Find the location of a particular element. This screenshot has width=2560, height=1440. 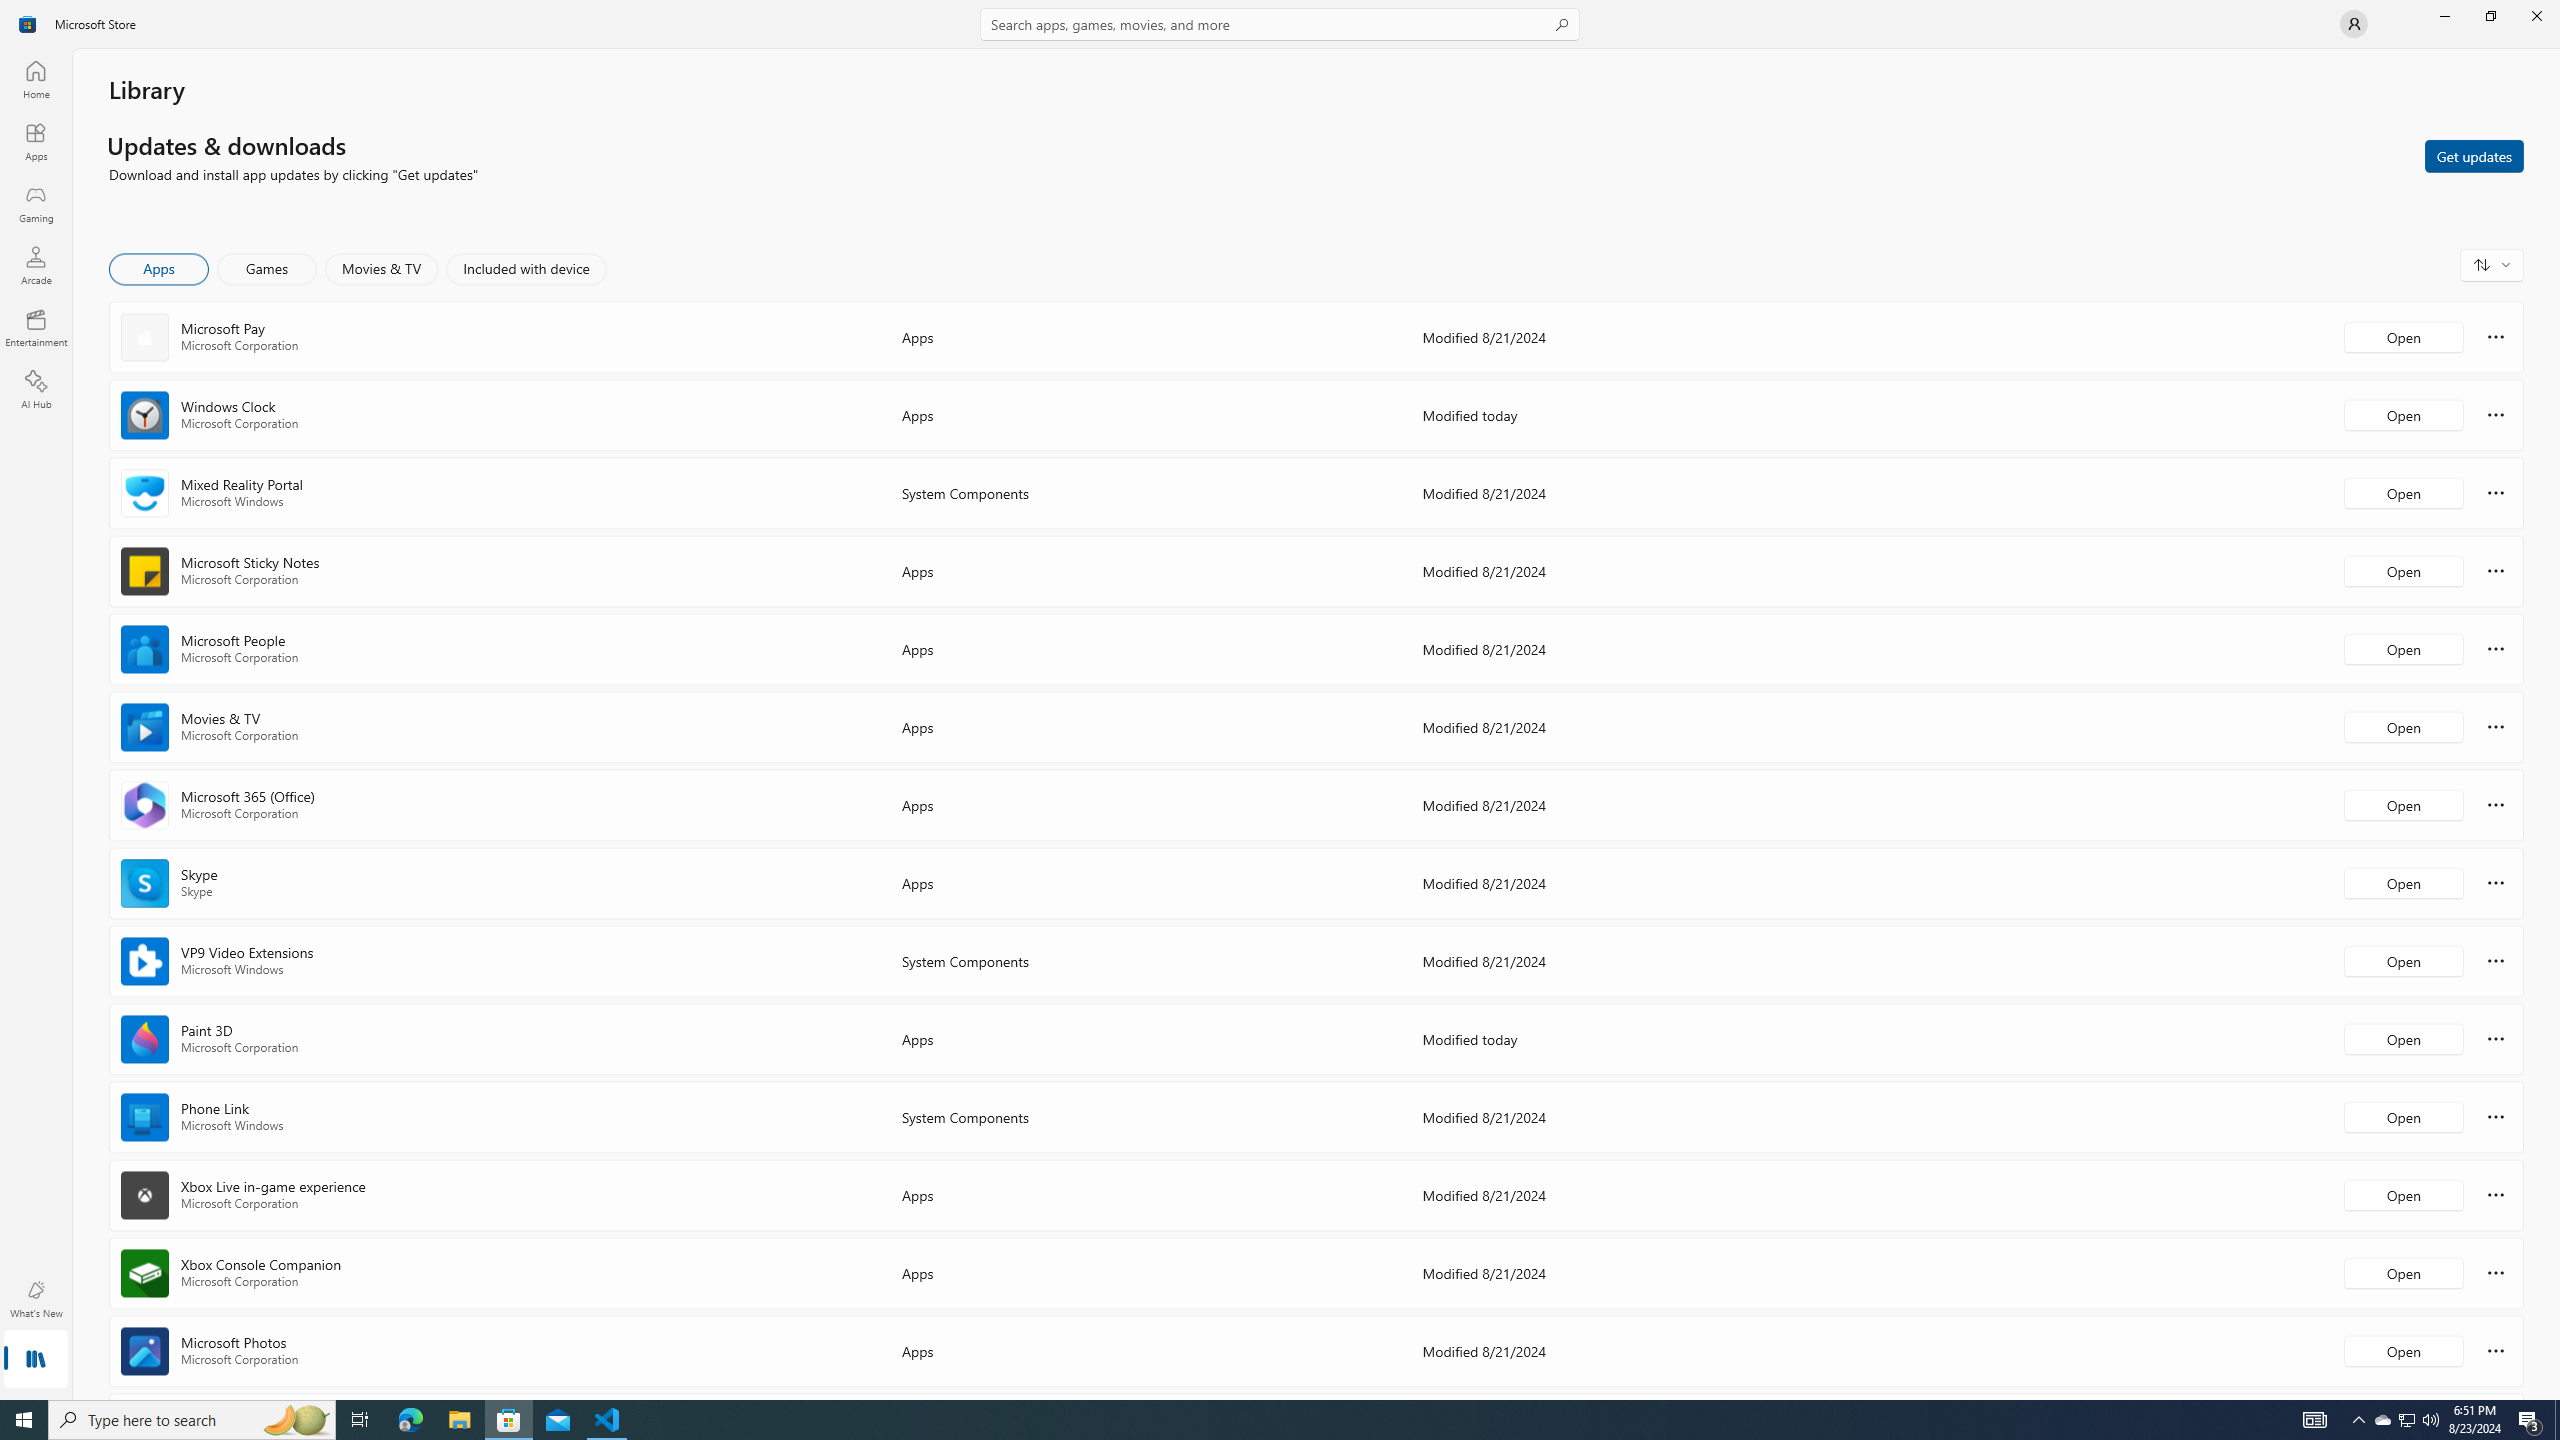

'Class: Image' is located at coordinates (28, 22).